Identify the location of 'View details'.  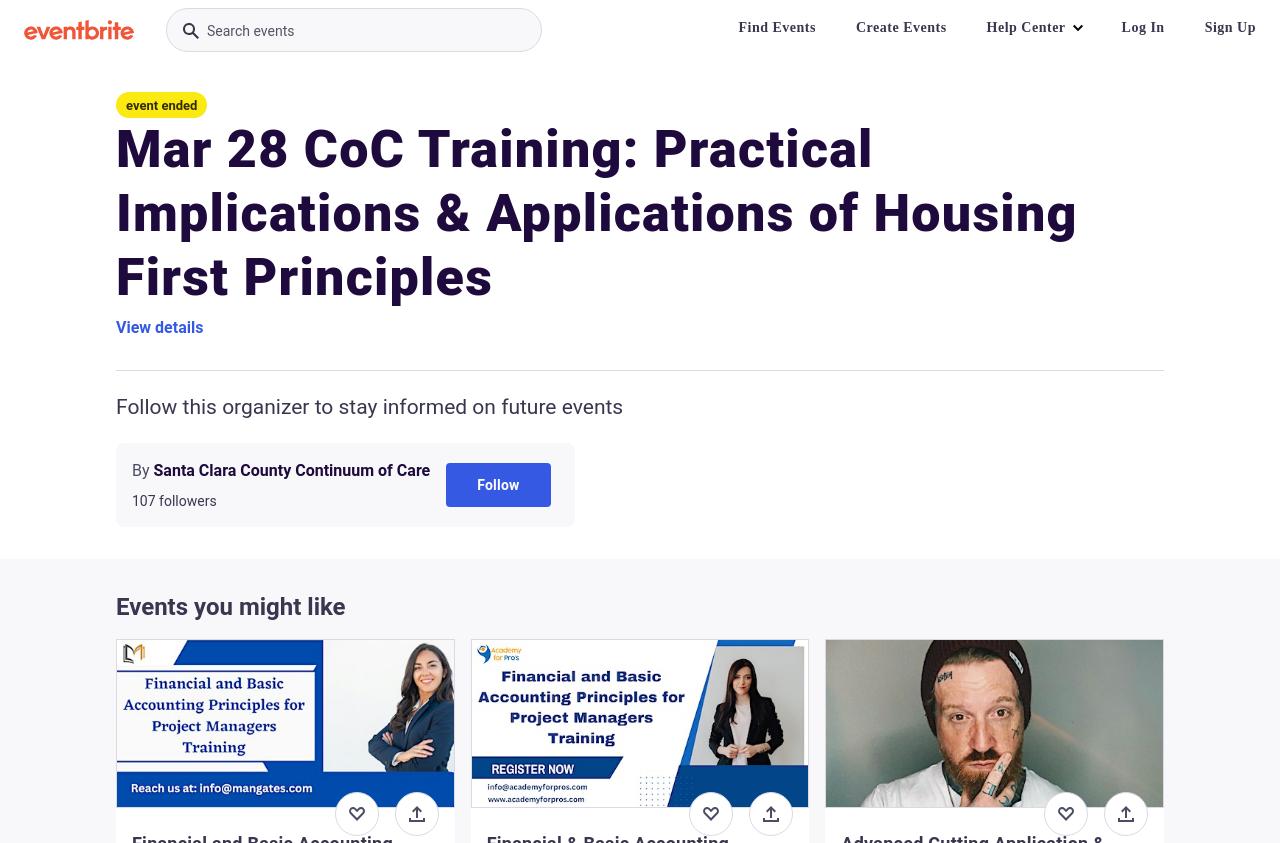
(158, 326).